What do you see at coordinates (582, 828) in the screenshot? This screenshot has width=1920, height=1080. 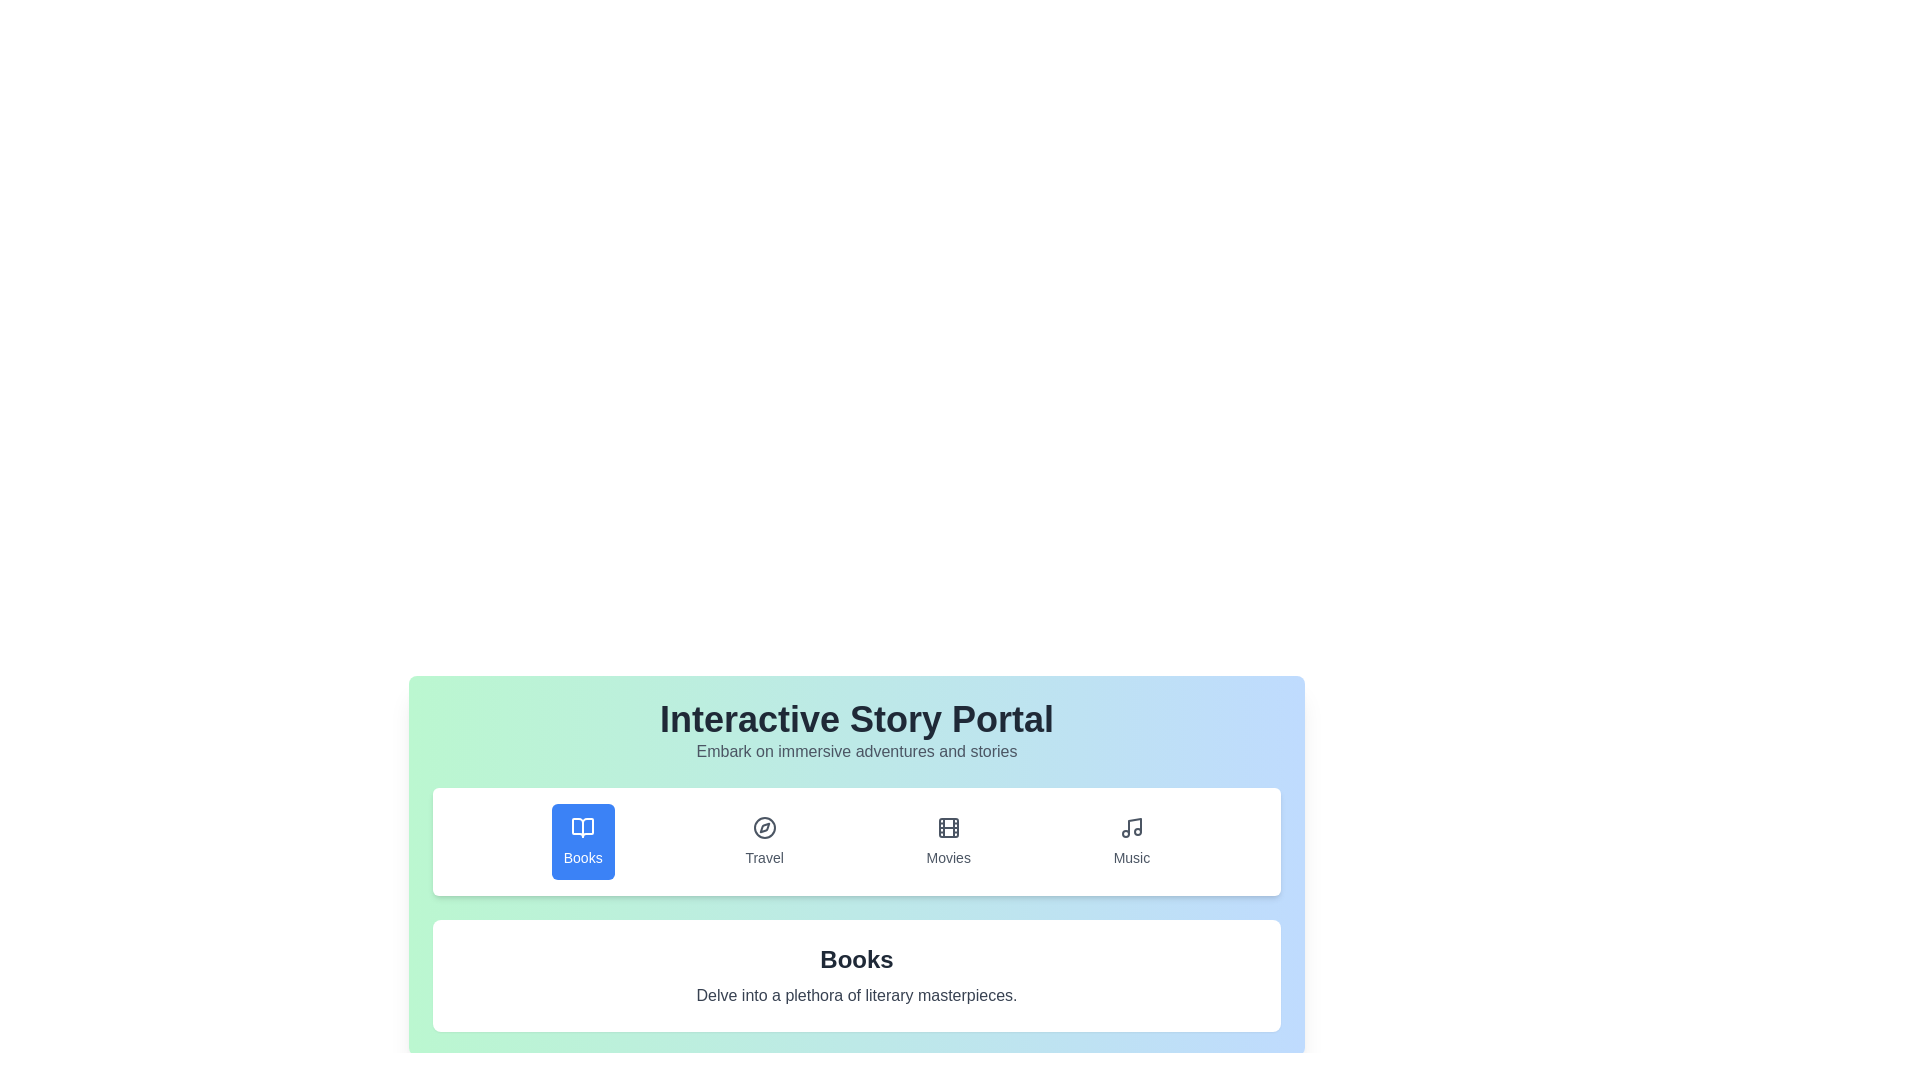 I see `the 'Books' icon, which is a visual representation for the navigation option` at bounding box center [582, 828].